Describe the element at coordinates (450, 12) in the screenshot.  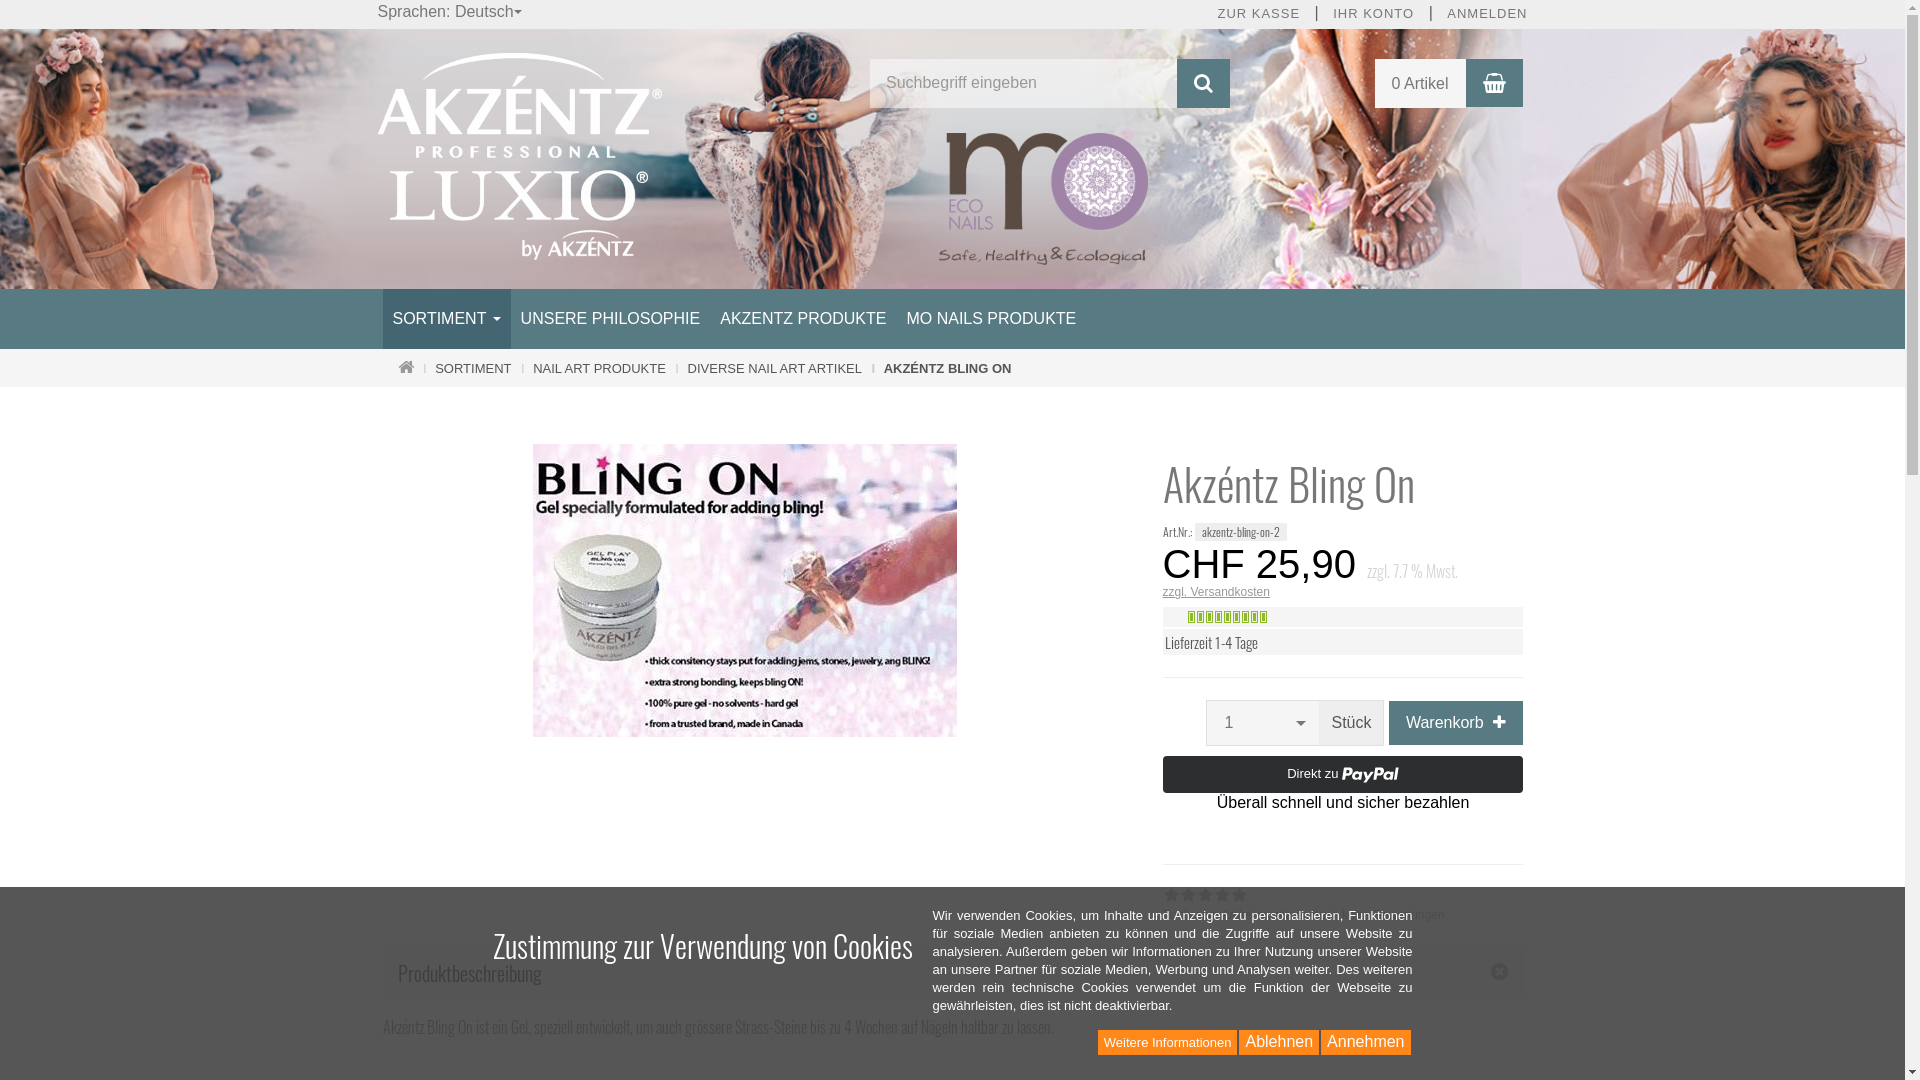
I see `'Sprachen: Deutsch'` at that location.